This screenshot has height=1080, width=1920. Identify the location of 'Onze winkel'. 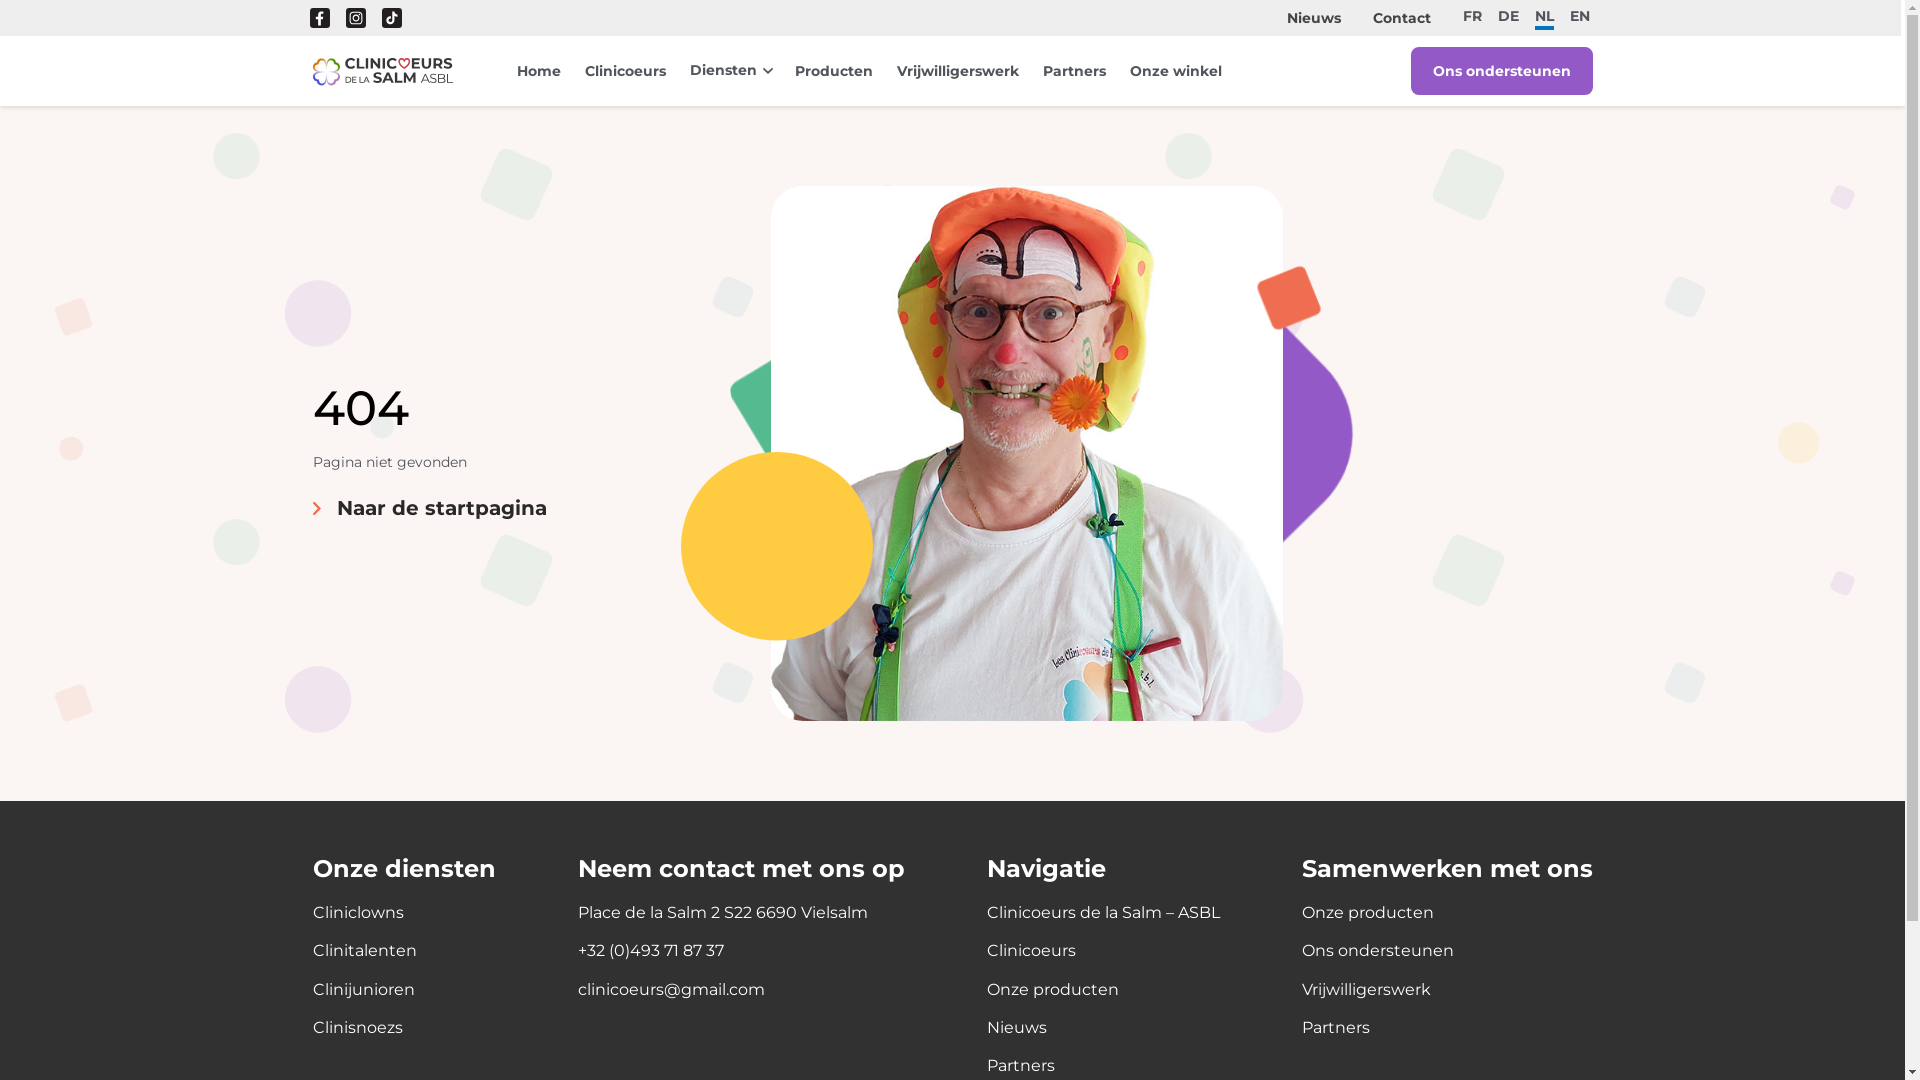
(1176, 69).